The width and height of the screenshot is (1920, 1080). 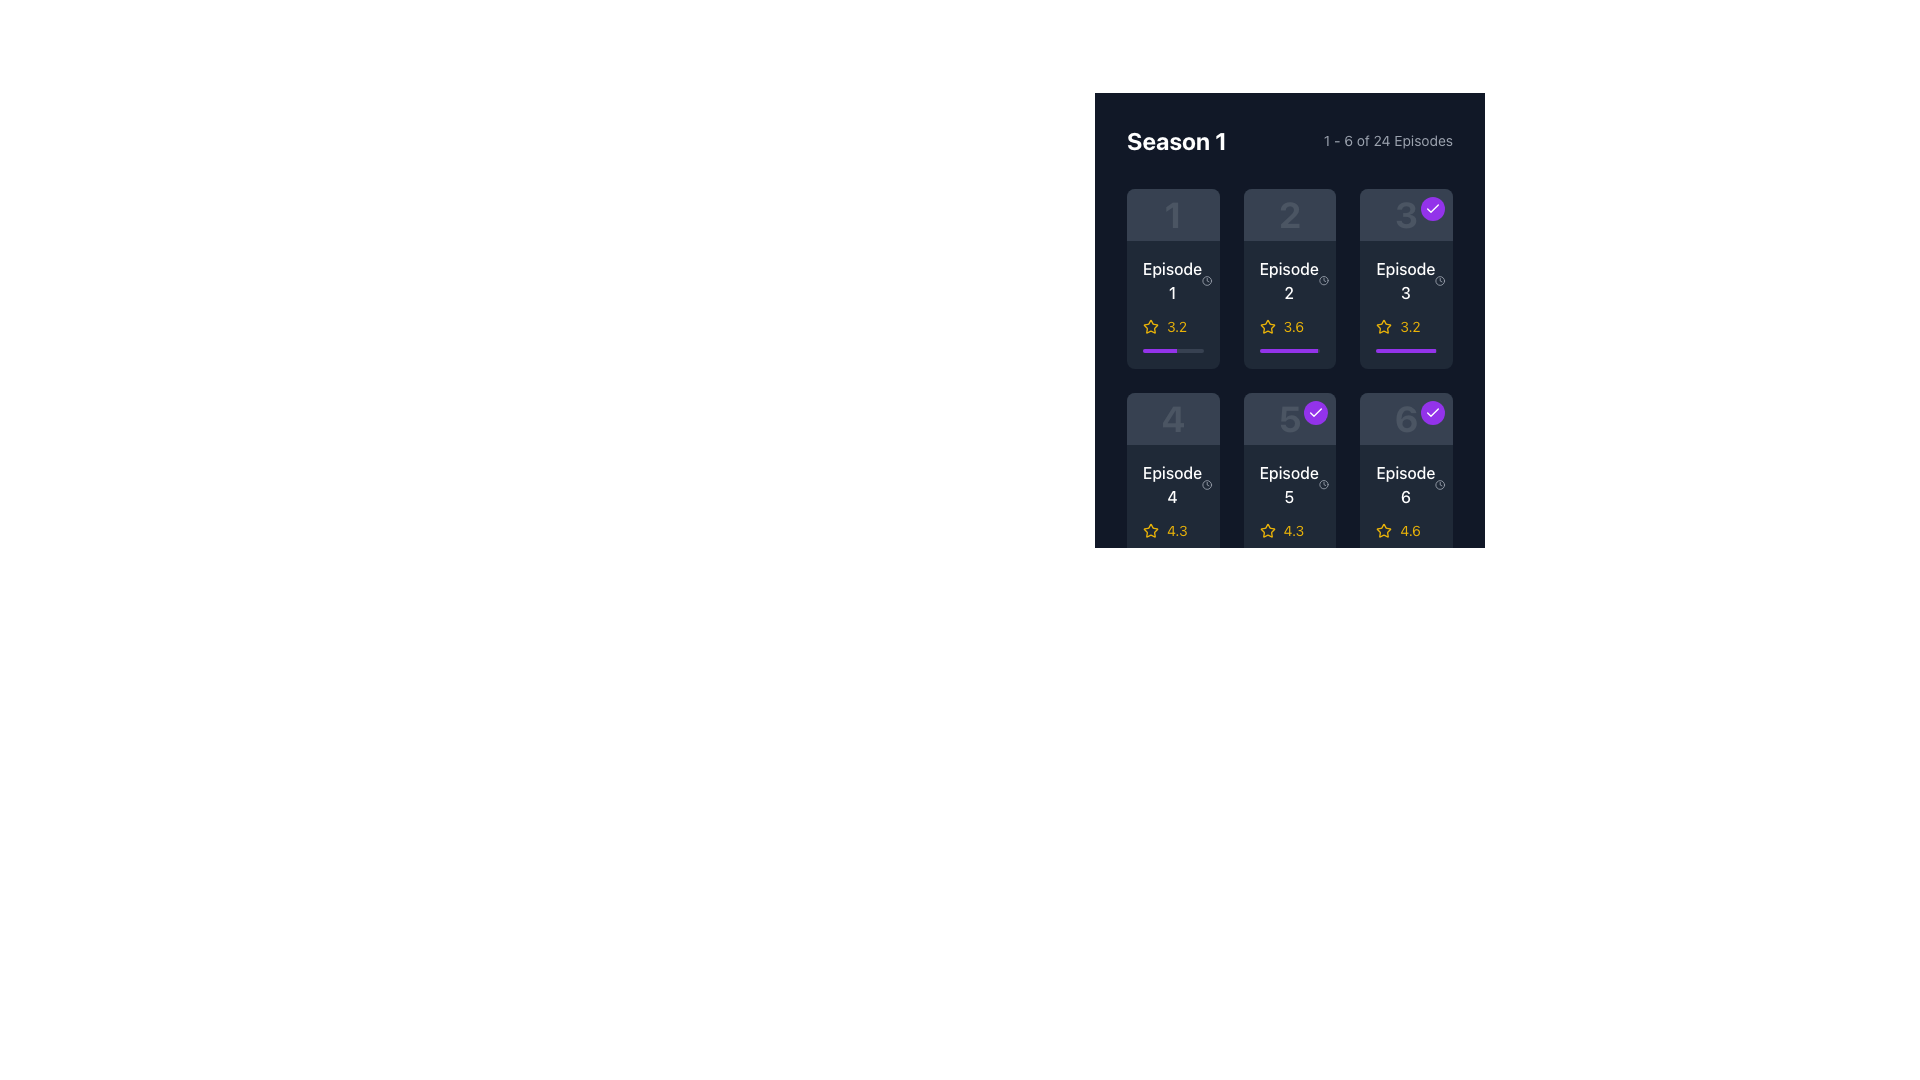 I want to click on the yellow star icon representing the rating system located in the Episode 5 card of Season 1, so click(x=1266, y=530).